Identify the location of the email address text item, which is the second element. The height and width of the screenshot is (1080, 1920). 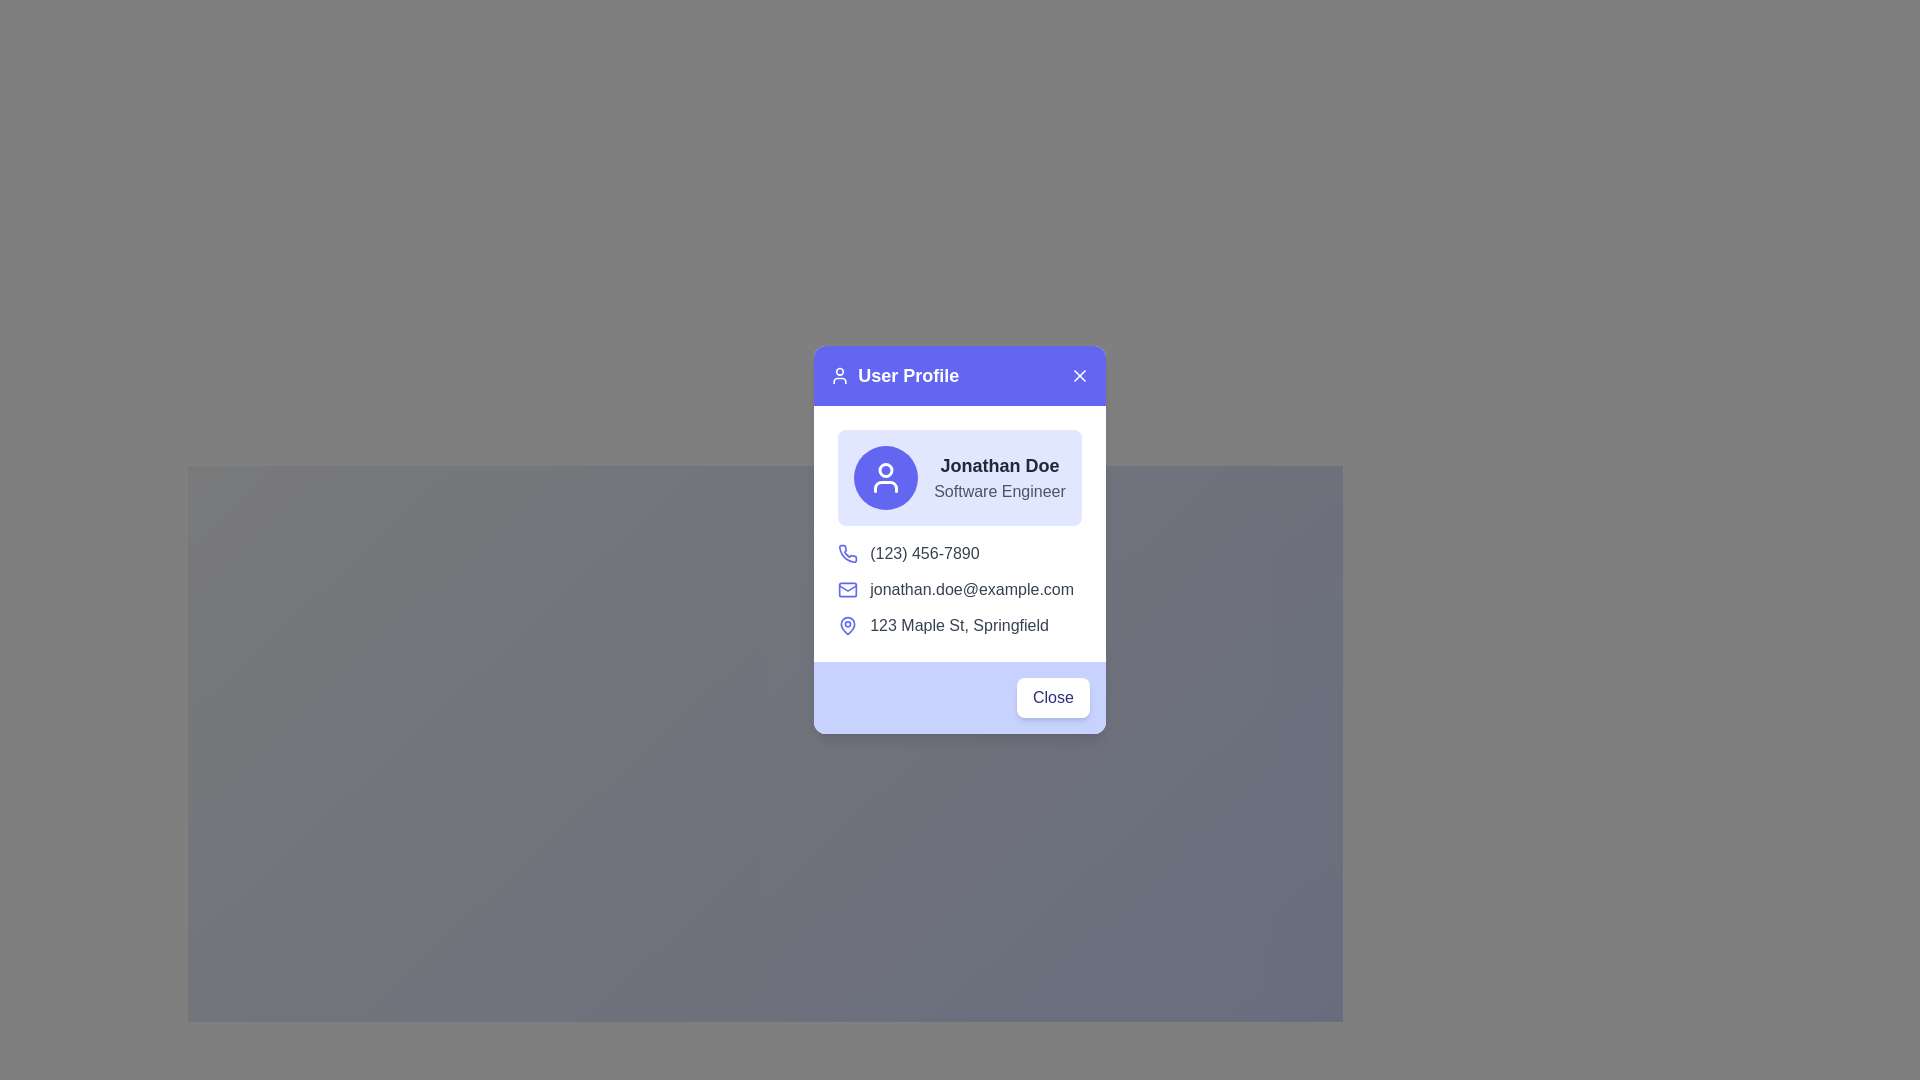
(960, 589).